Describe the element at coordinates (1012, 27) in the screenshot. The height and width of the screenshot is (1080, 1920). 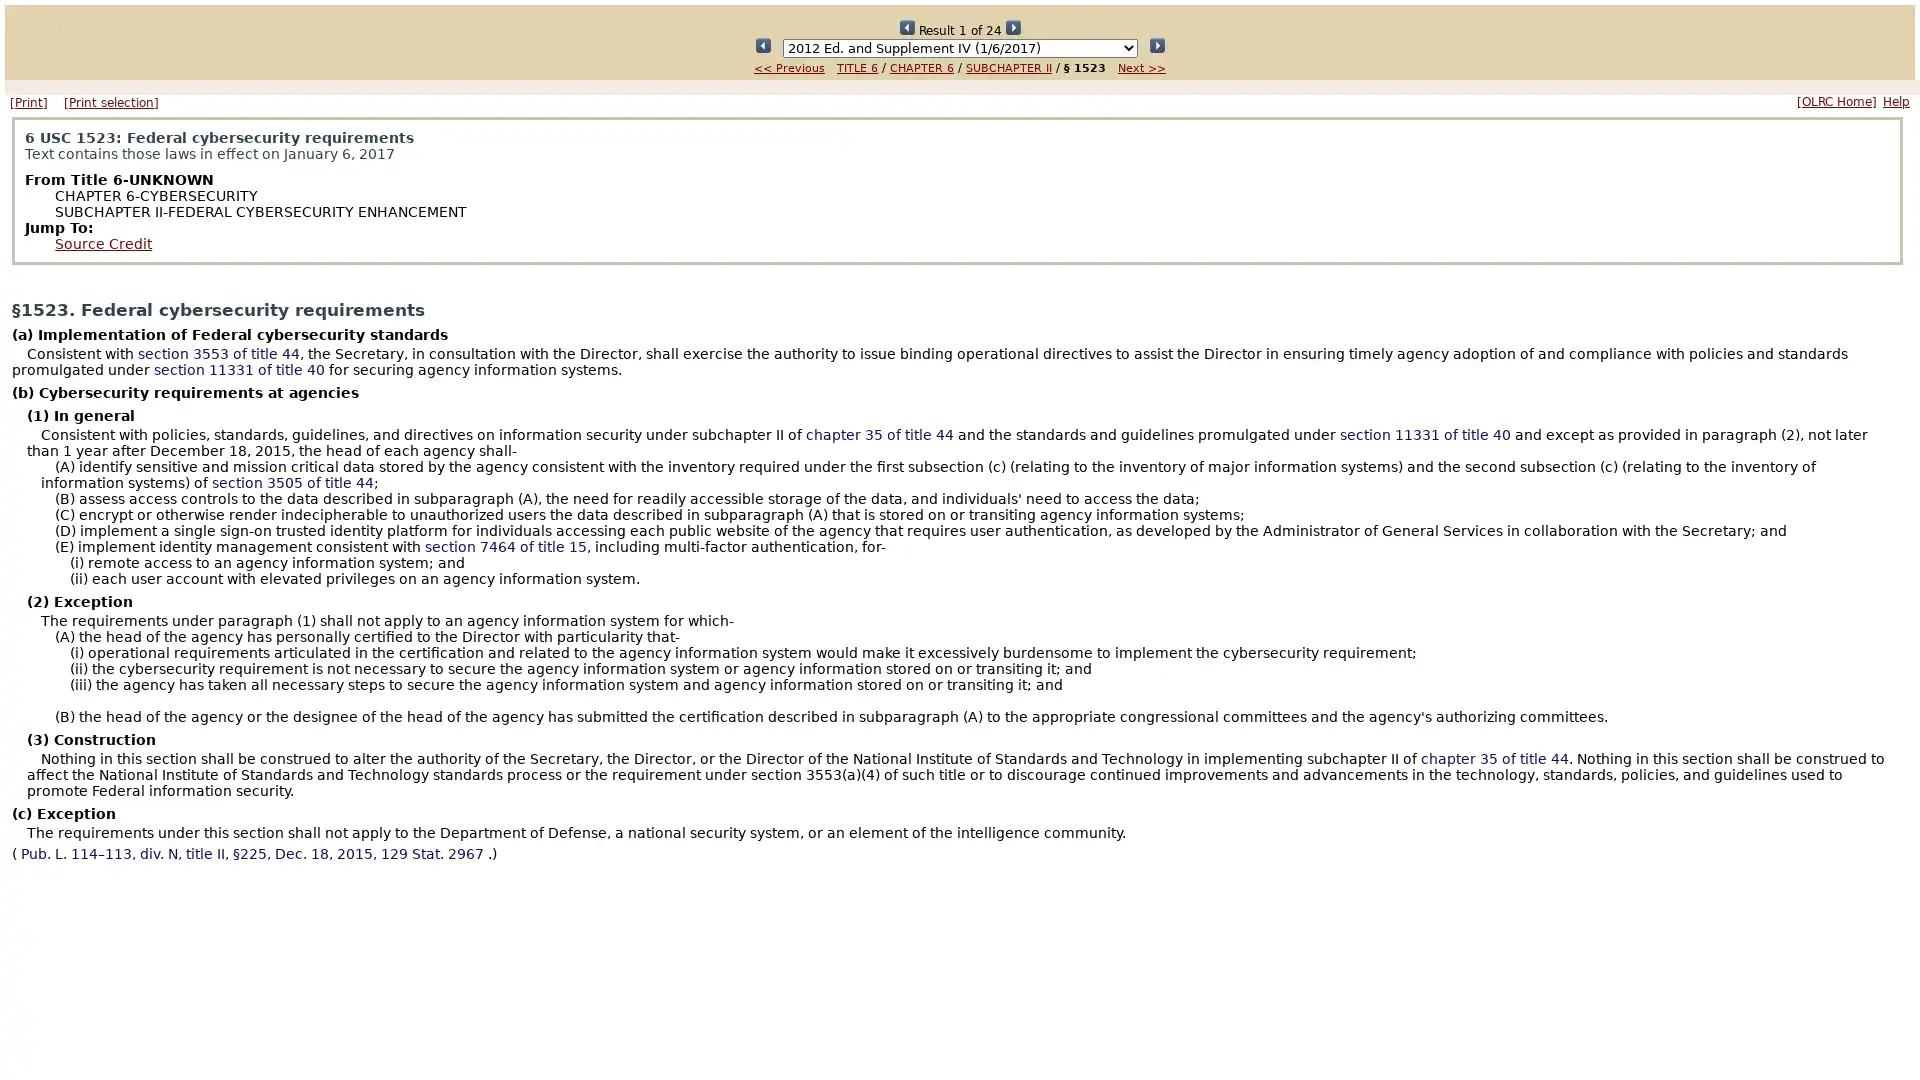
I see `Submit` at that location.